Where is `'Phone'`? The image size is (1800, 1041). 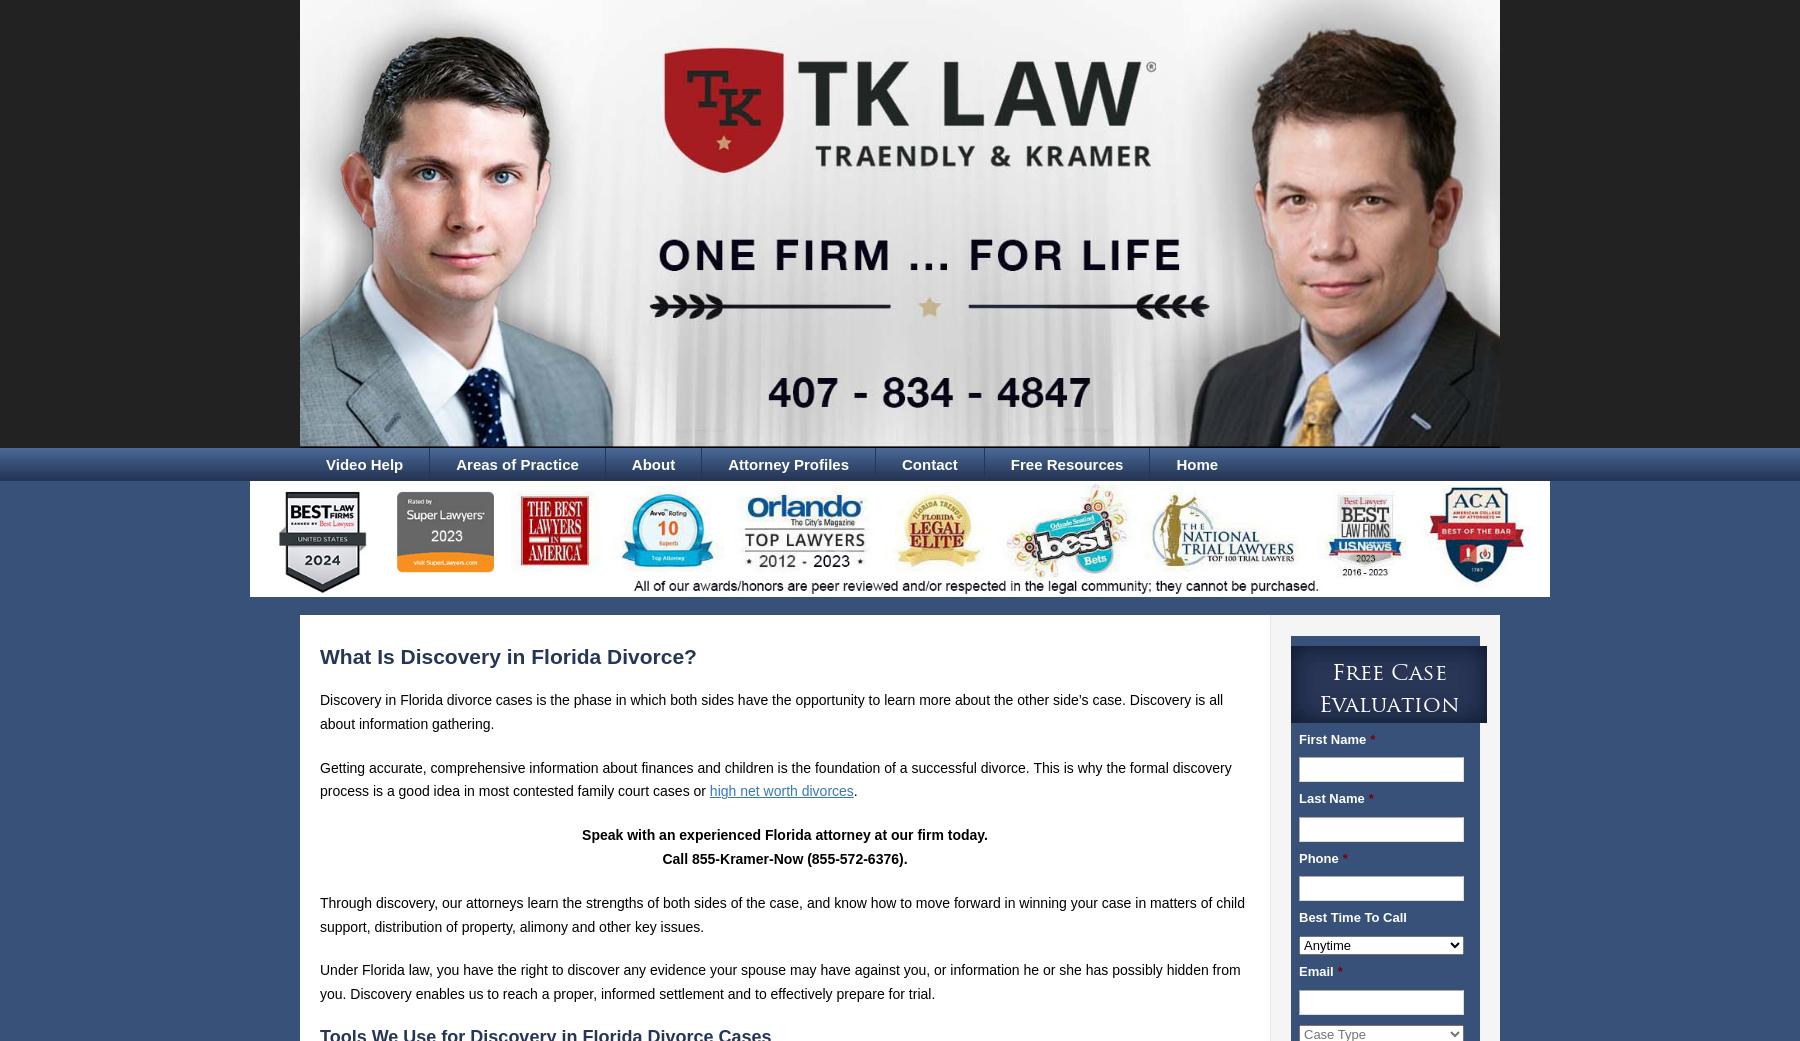 'Phone' is located at coordinates (1318, 856).